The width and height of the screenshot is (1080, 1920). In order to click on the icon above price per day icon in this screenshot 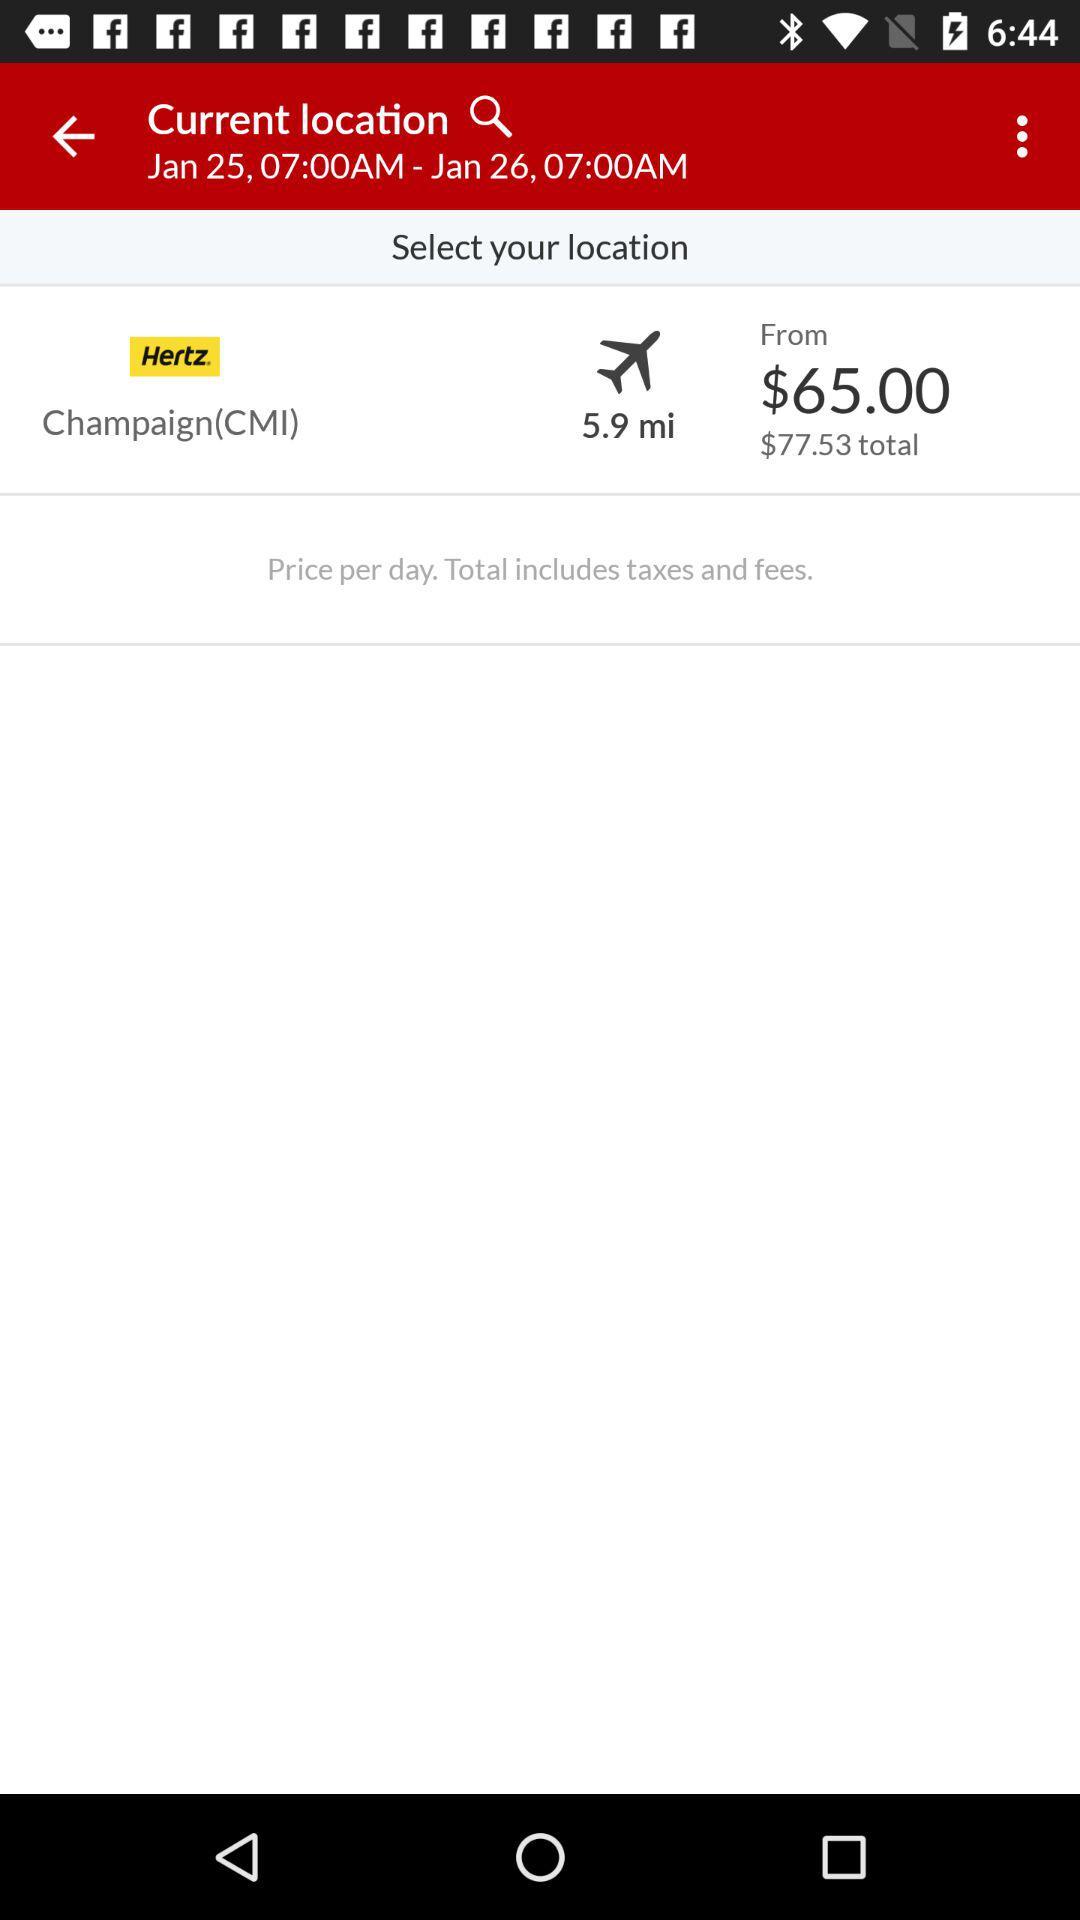, I will do `click(839, 443)`.